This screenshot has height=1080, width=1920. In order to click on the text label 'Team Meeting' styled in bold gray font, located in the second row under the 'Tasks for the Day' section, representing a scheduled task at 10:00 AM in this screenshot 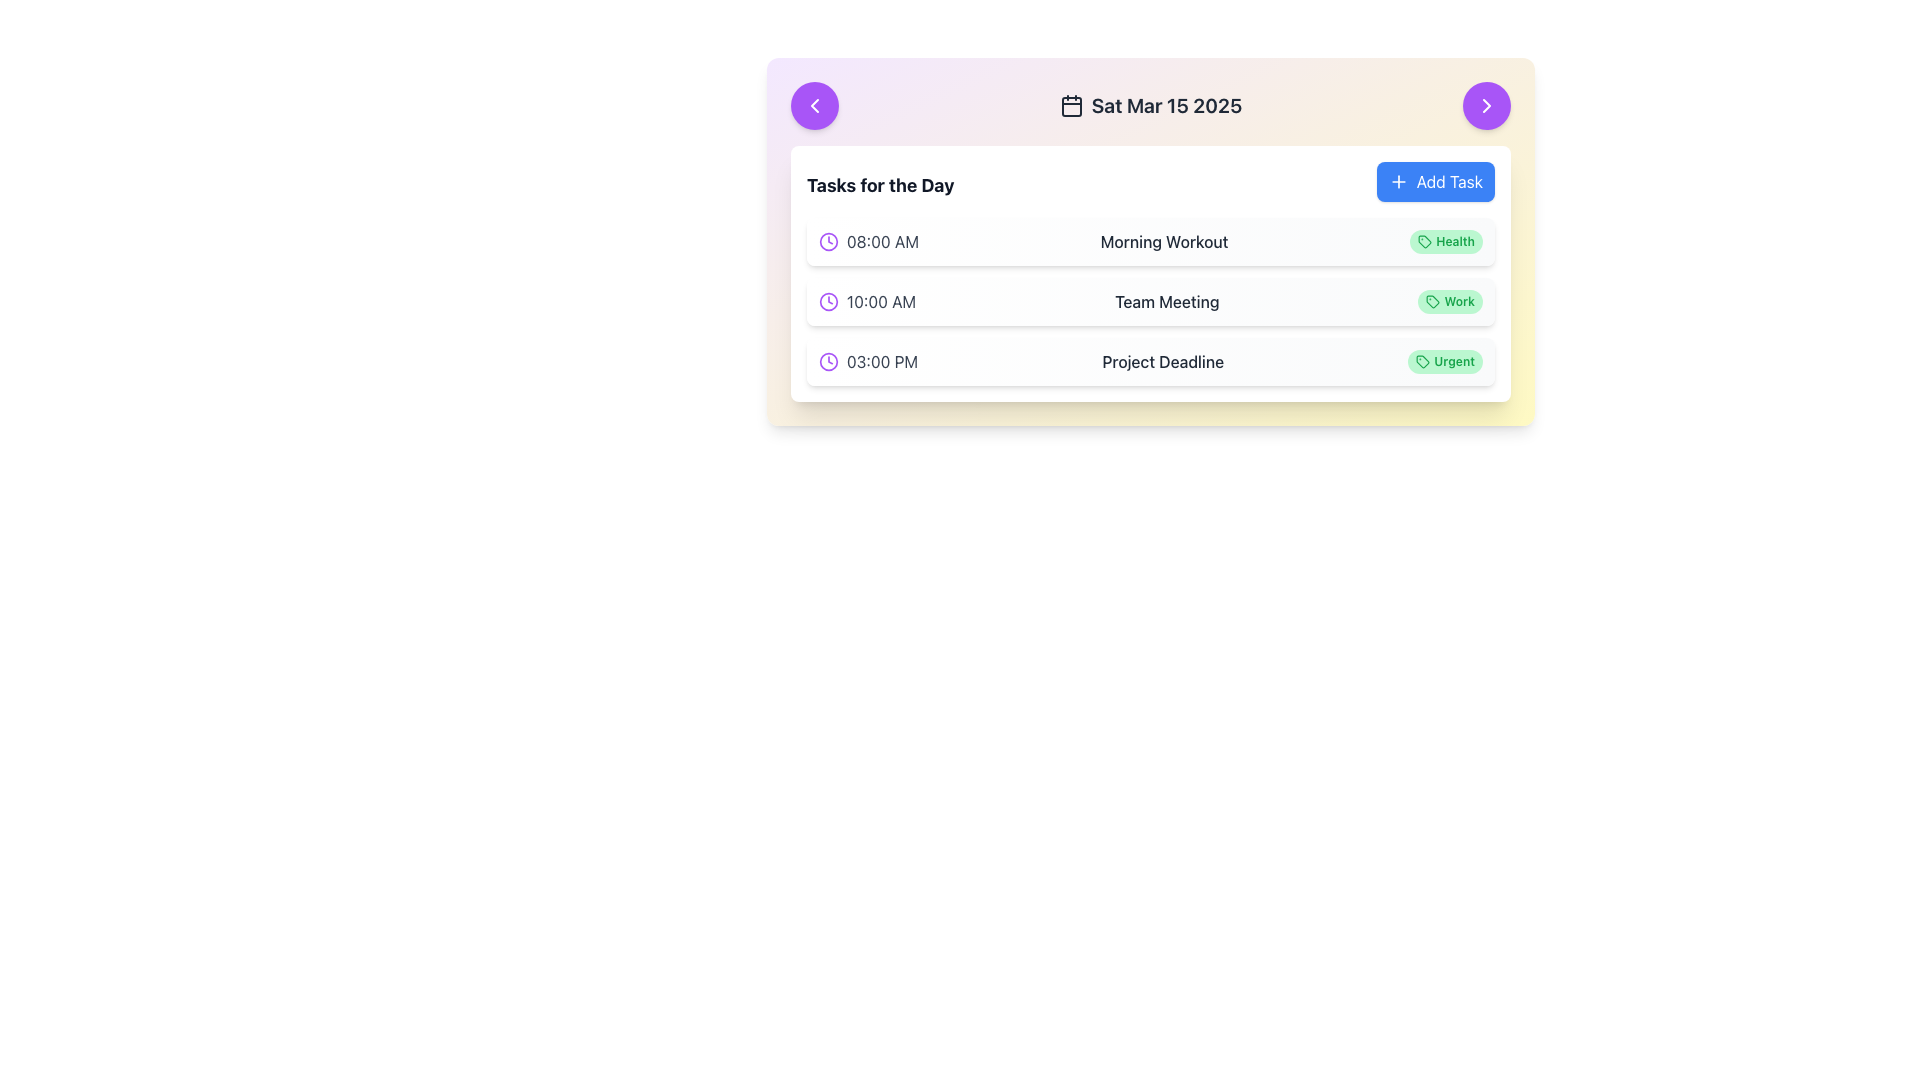, I will do `click(1167, 301)`.